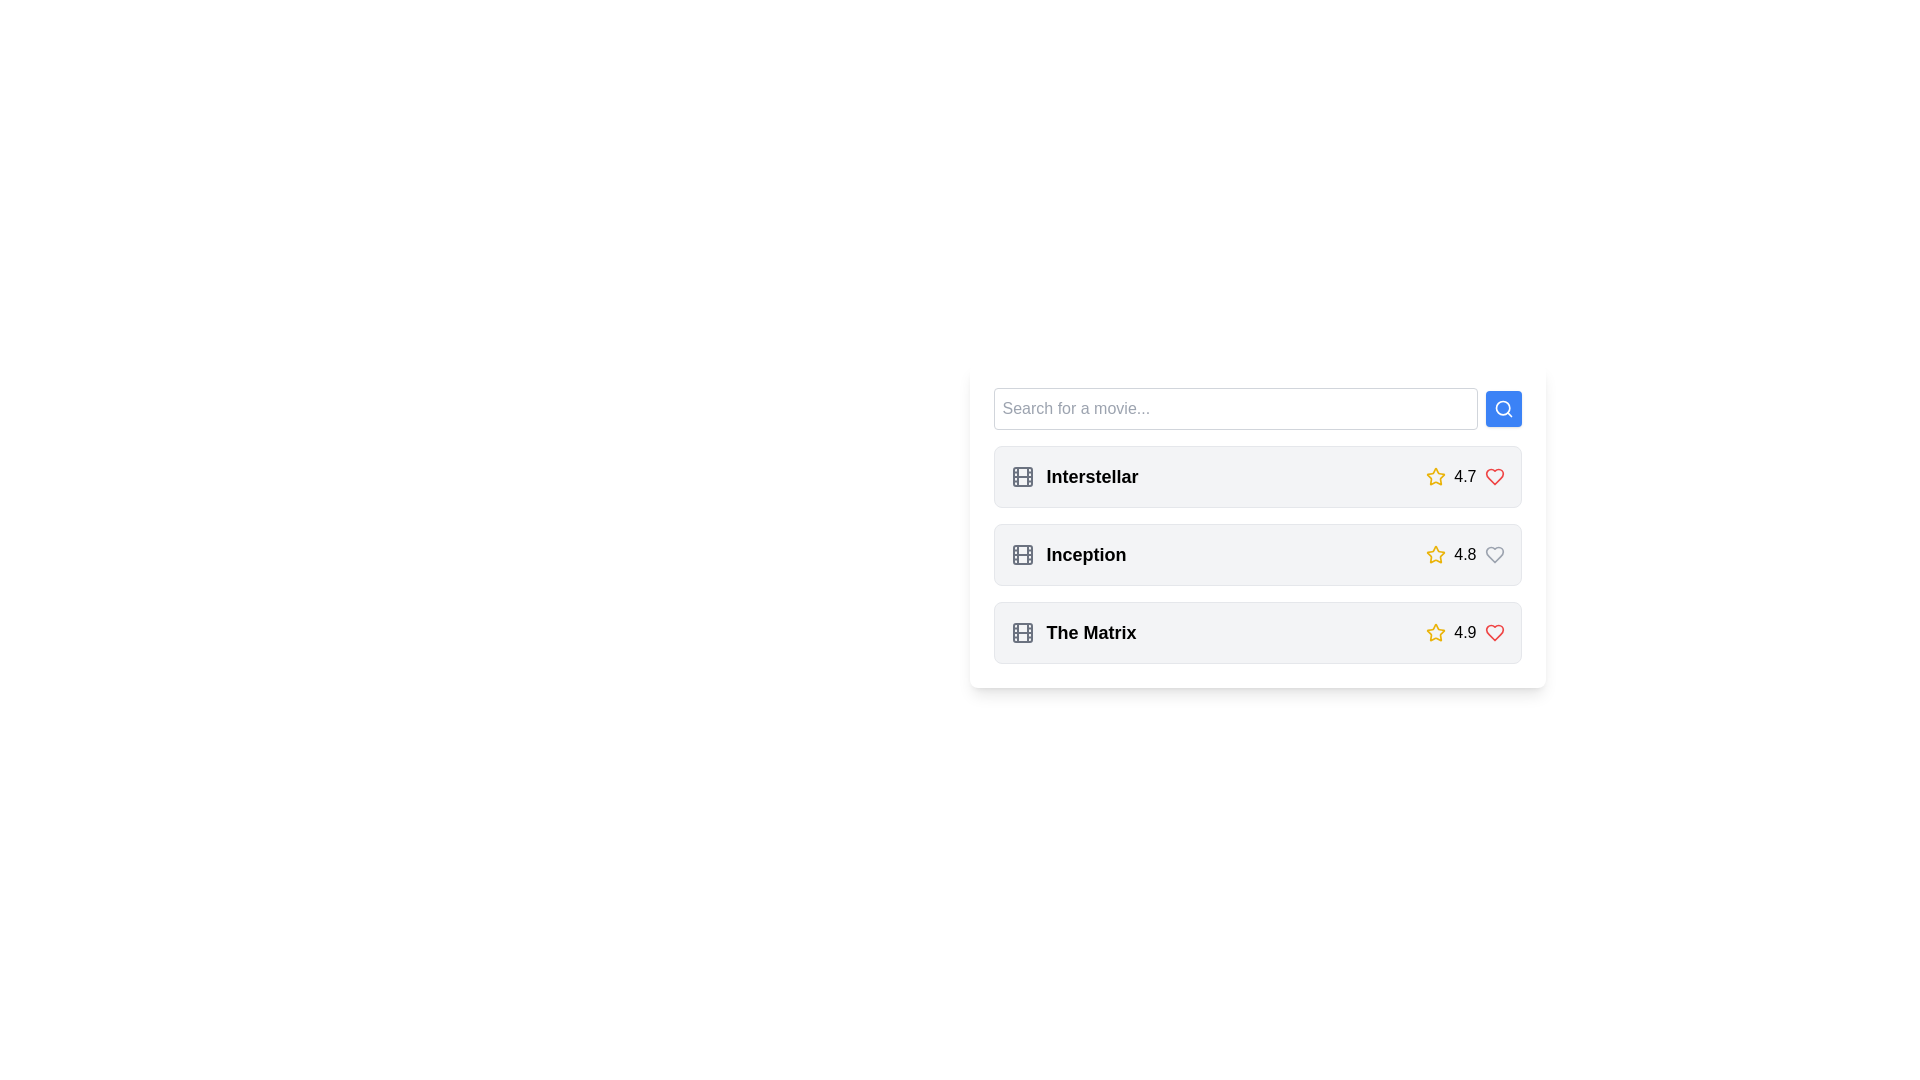 Image resolution: width=1920 pixels, height=1080 pixels. Describe the element at coordinates (1072, 632) in the screenshot. I see `the Text with Icon Area that displays the title 'The Matrix', located in the third row of a vertical layout, adjacent to a rating value and a heart icon` at that location.